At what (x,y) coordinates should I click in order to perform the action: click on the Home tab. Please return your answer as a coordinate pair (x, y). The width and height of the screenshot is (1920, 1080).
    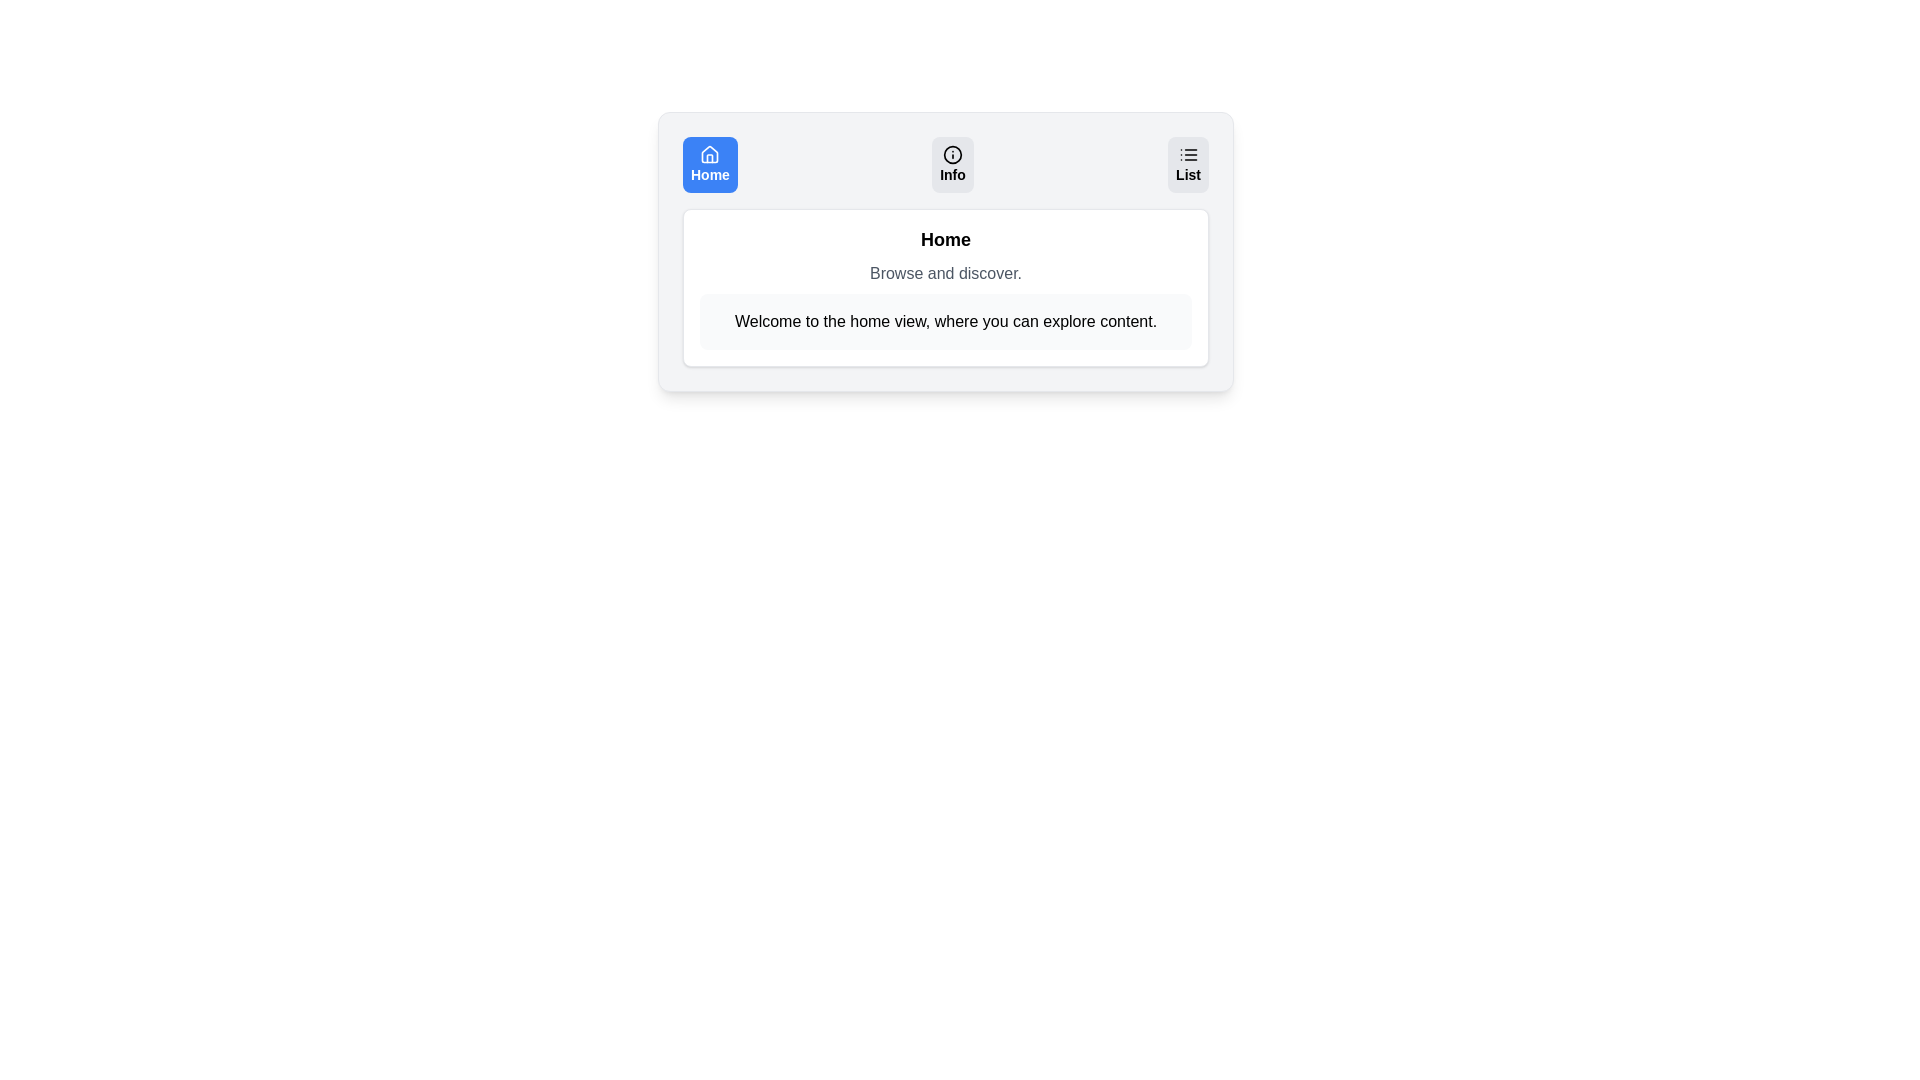
    Looking at the image, I should click on (710, 164).